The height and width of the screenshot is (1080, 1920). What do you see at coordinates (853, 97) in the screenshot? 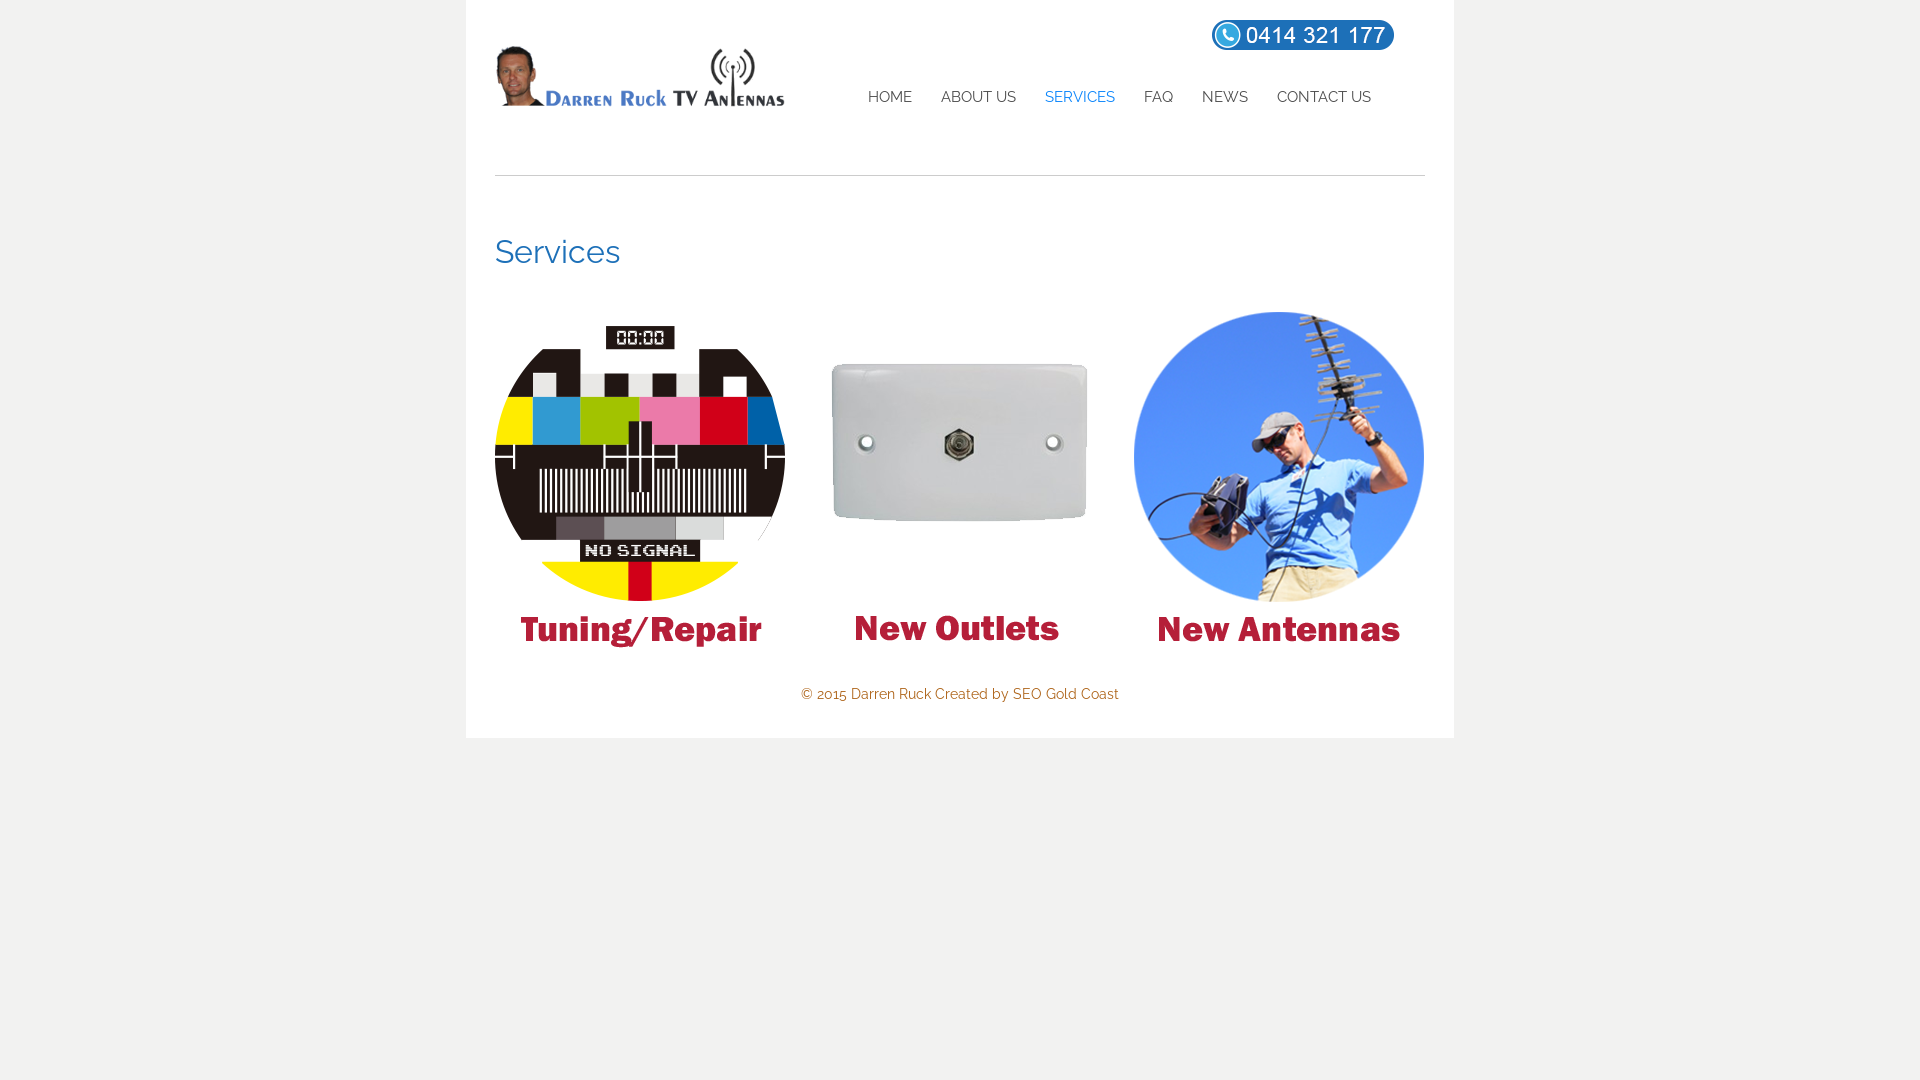
I see `'HOME'` at bounding box center [853, 97].